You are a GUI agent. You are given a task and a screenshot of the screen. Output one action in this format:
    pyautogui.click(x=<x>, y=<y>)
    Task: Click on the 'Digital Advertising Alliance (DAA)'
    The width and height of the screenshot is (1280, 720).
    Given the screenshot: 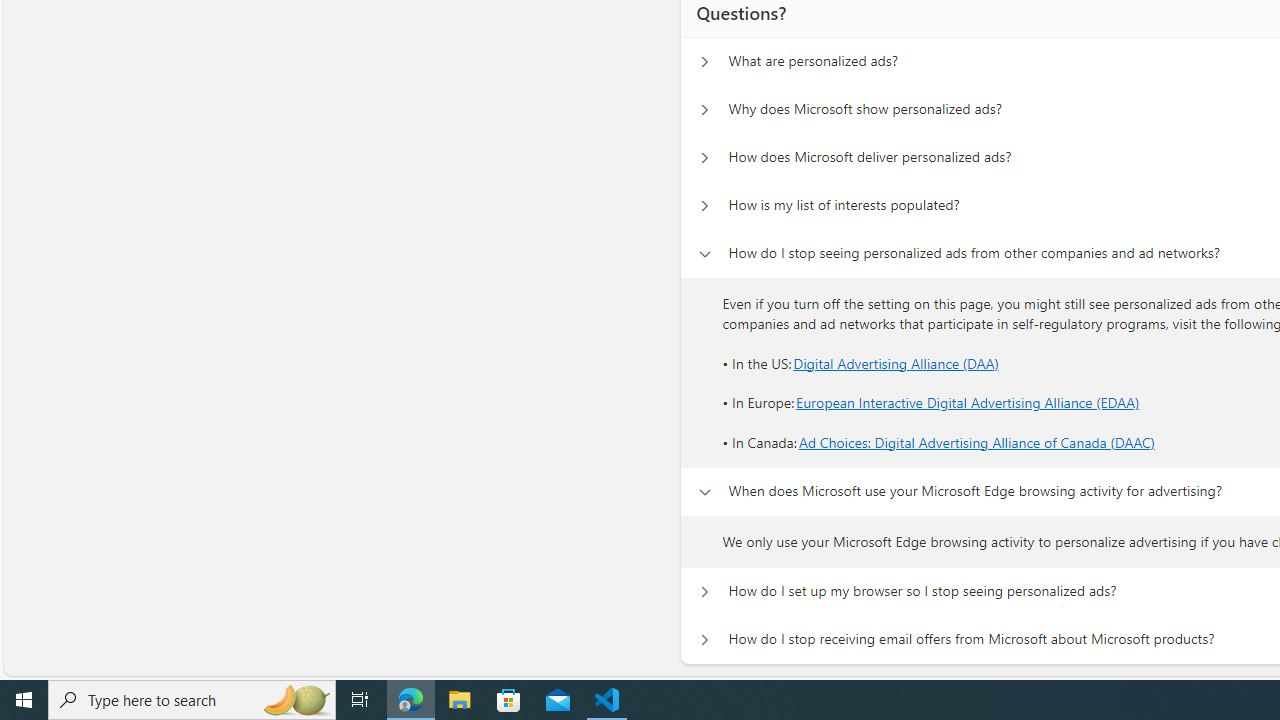 What is the action you would take?
    pyautogui.click(x=895, y=362)
    